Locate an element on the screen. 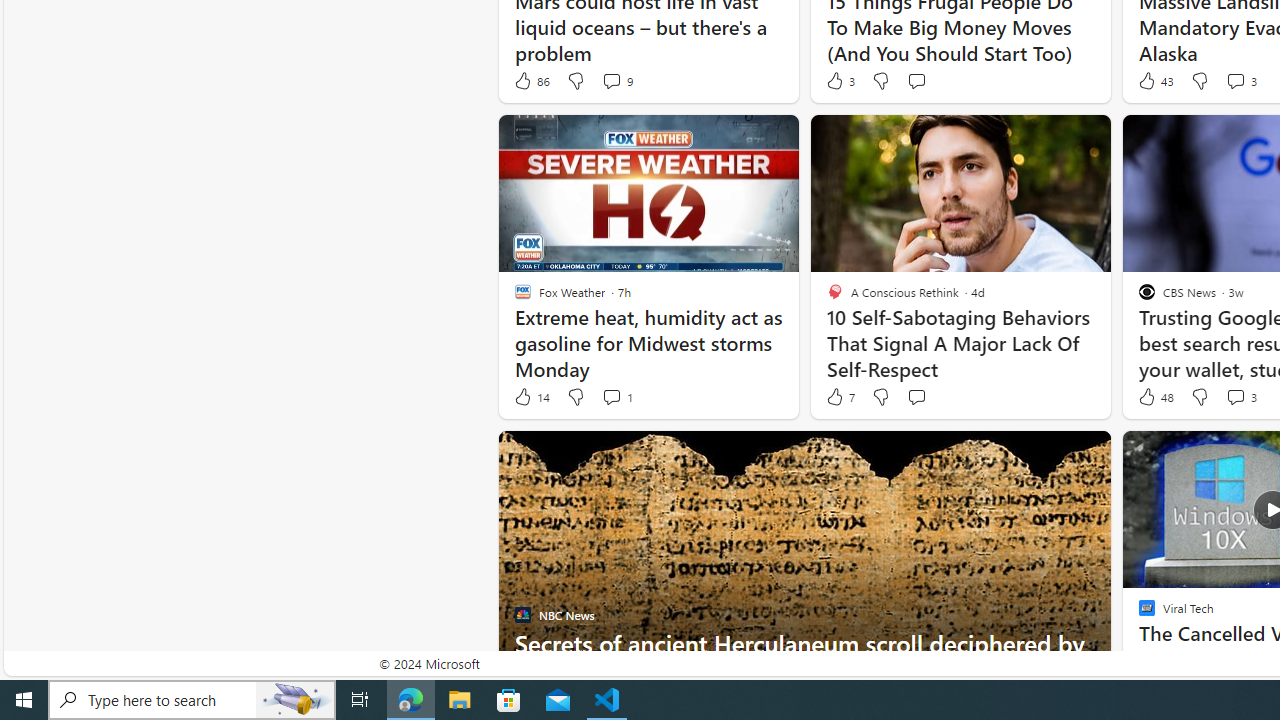 The height and width of the screenshot is (720, 1280). '48 Like' is located at coordinates (1154, 397).